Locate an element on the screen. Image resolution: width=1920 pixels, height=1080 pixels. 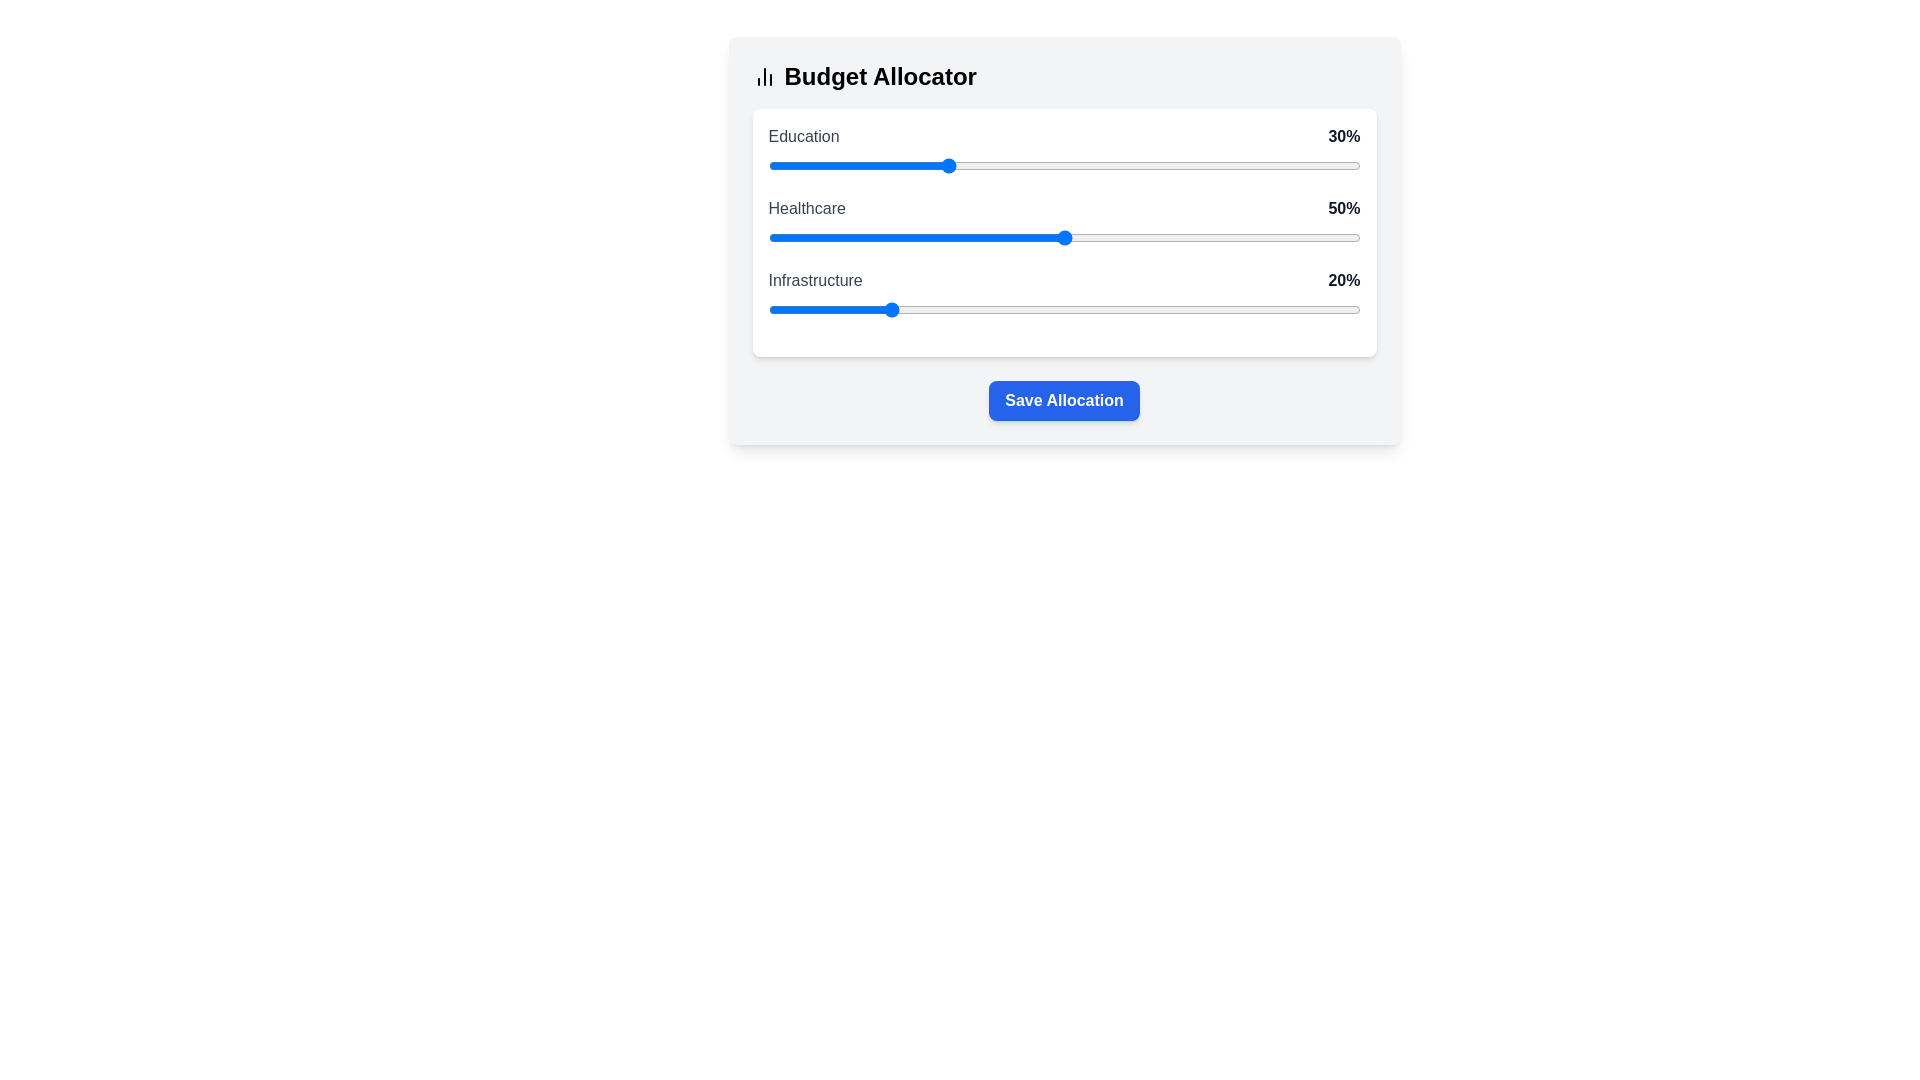
the education allocation is located at coordinates (1153, 164).